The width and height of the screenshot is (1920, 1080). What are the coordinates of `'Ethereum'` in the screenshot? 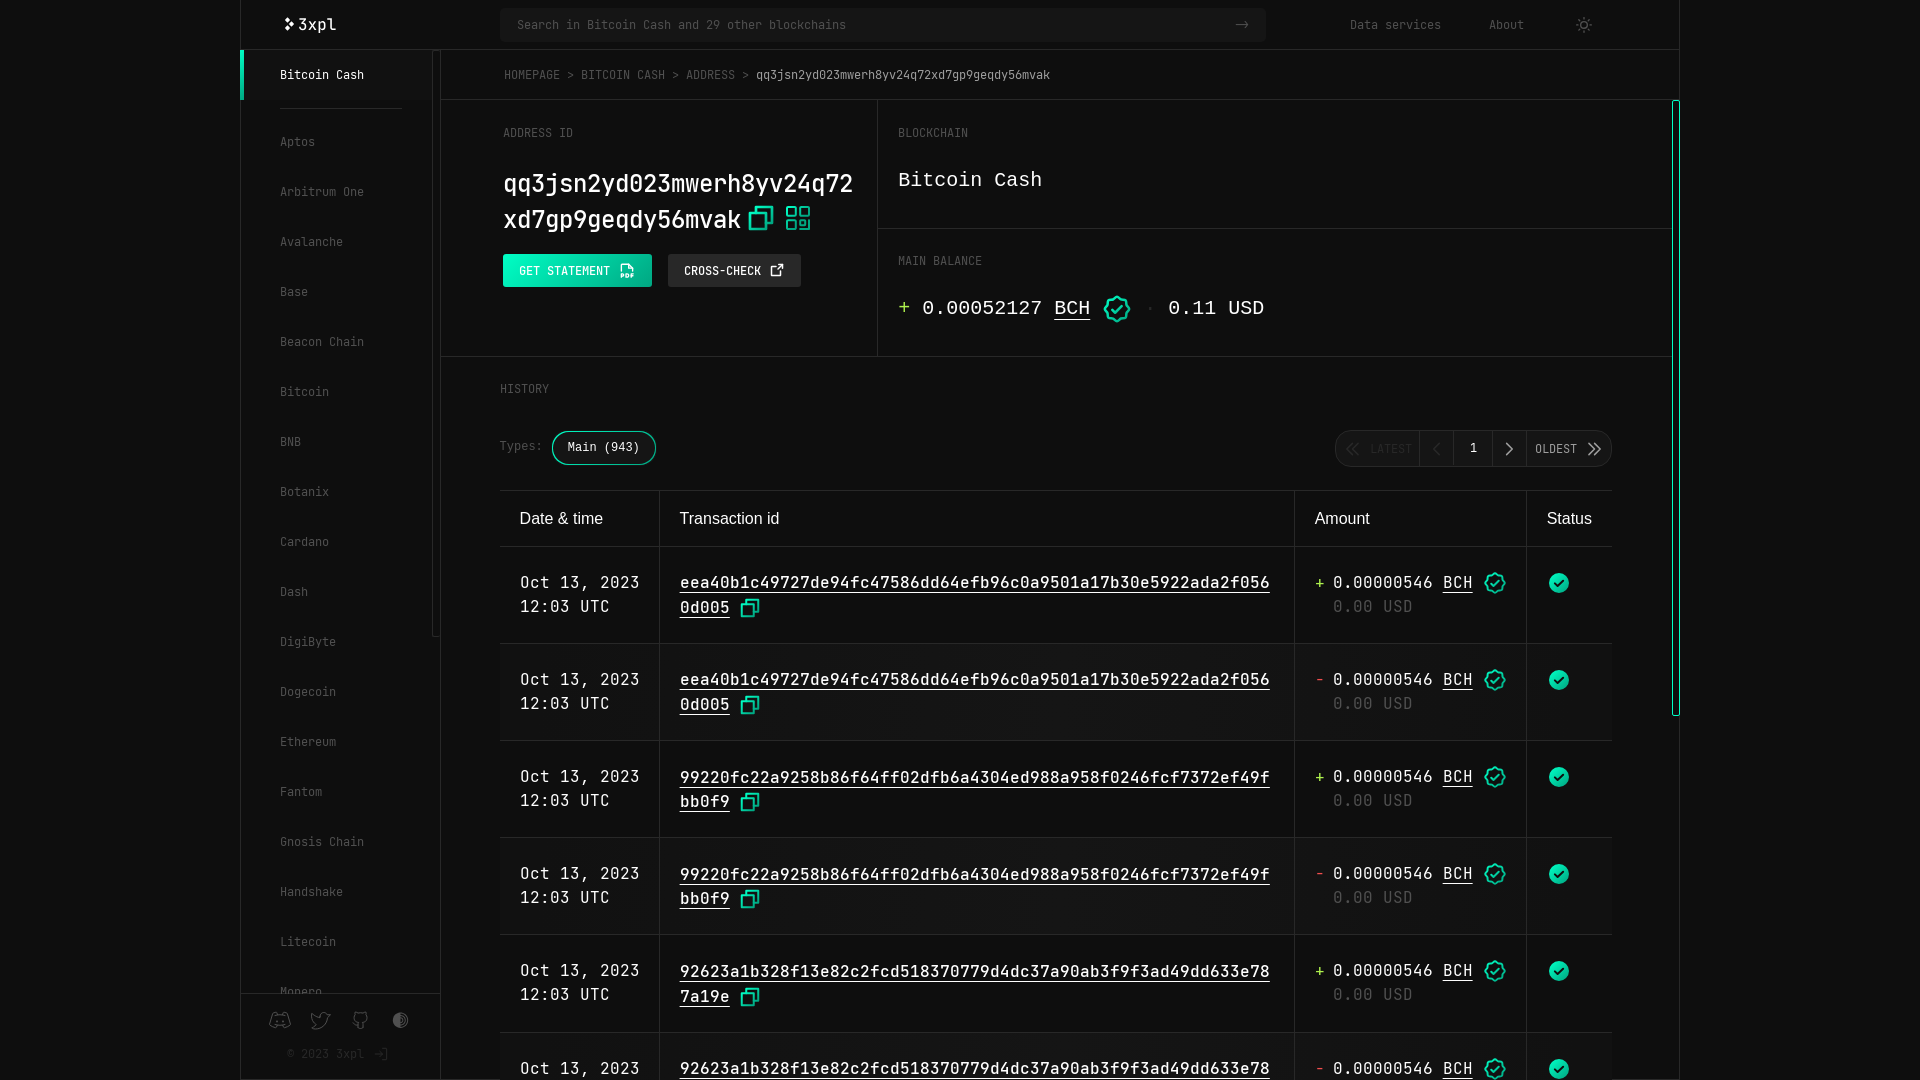 It's located at (336, 741).